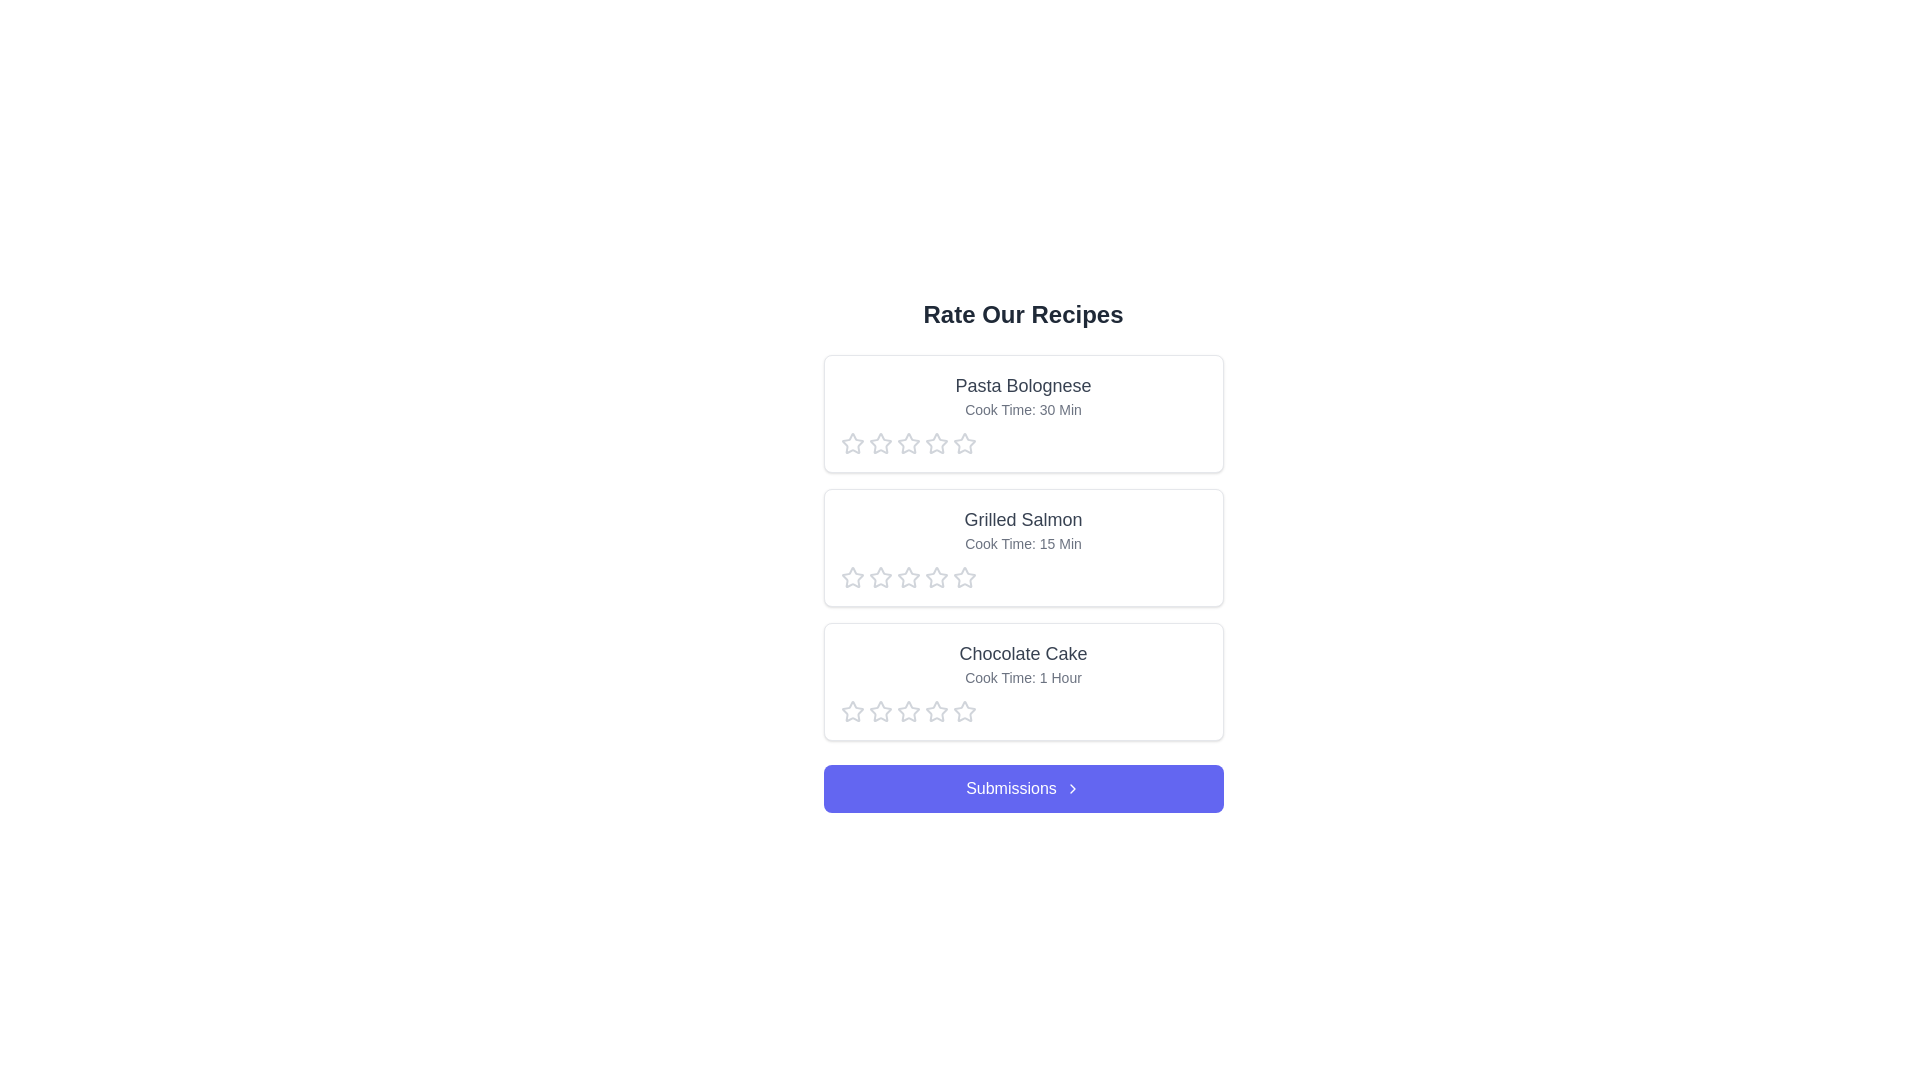 Image resolution: width=1920 pixels, height=1080 pixels. What do you see at coordinates (1023, 788) in the screenshot?
I see `the 'Submissions' button to submit the ratings` at bounding box center [1023, 788].